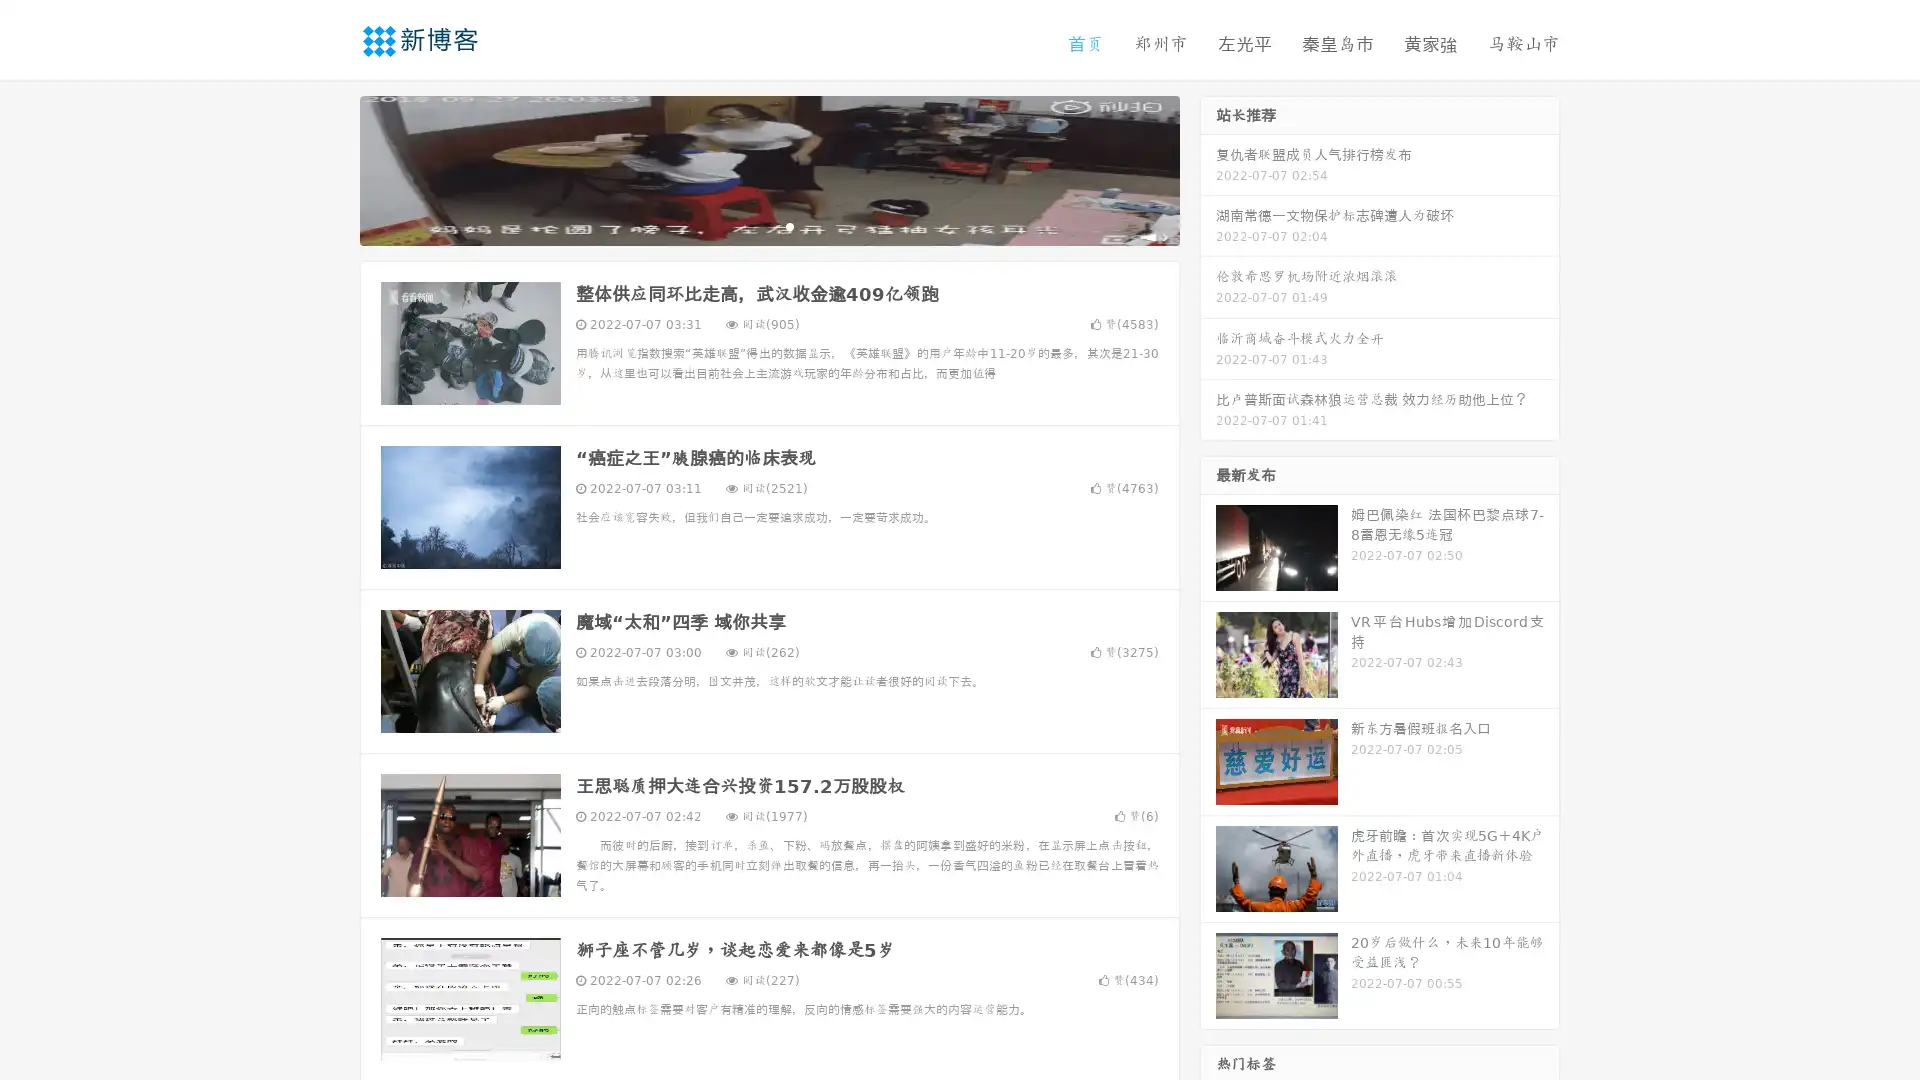  What do you see at coordinates (330, 168) in the screenshot?
I see `Previous slide` at bounding box center [330, 168].